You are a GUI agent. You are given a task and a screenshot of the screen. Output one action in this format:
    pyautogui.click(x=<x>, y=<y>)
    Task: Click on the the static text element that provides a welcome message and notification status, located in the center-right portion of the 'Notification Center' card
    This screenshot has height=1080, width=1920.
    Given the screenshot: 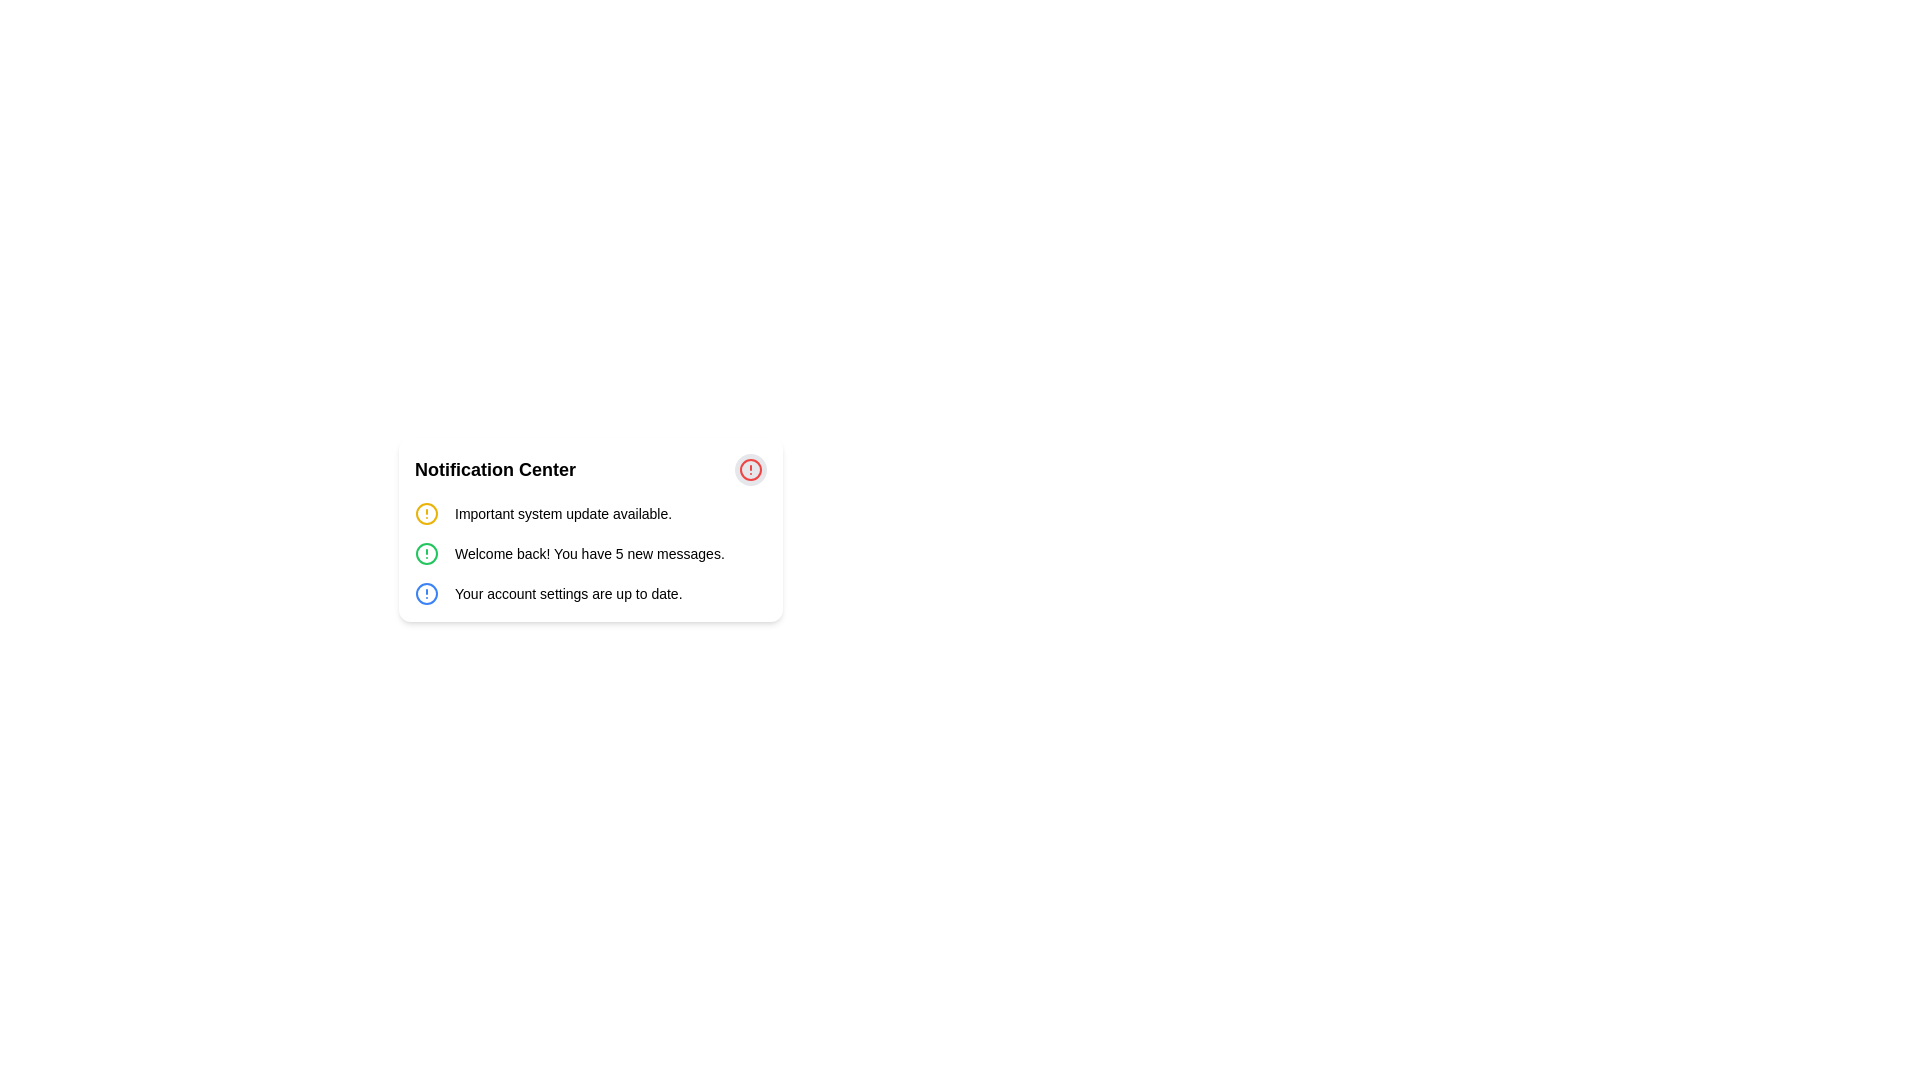 What is the action you would take?
    pyautogui.click(x=588, y=554)
    